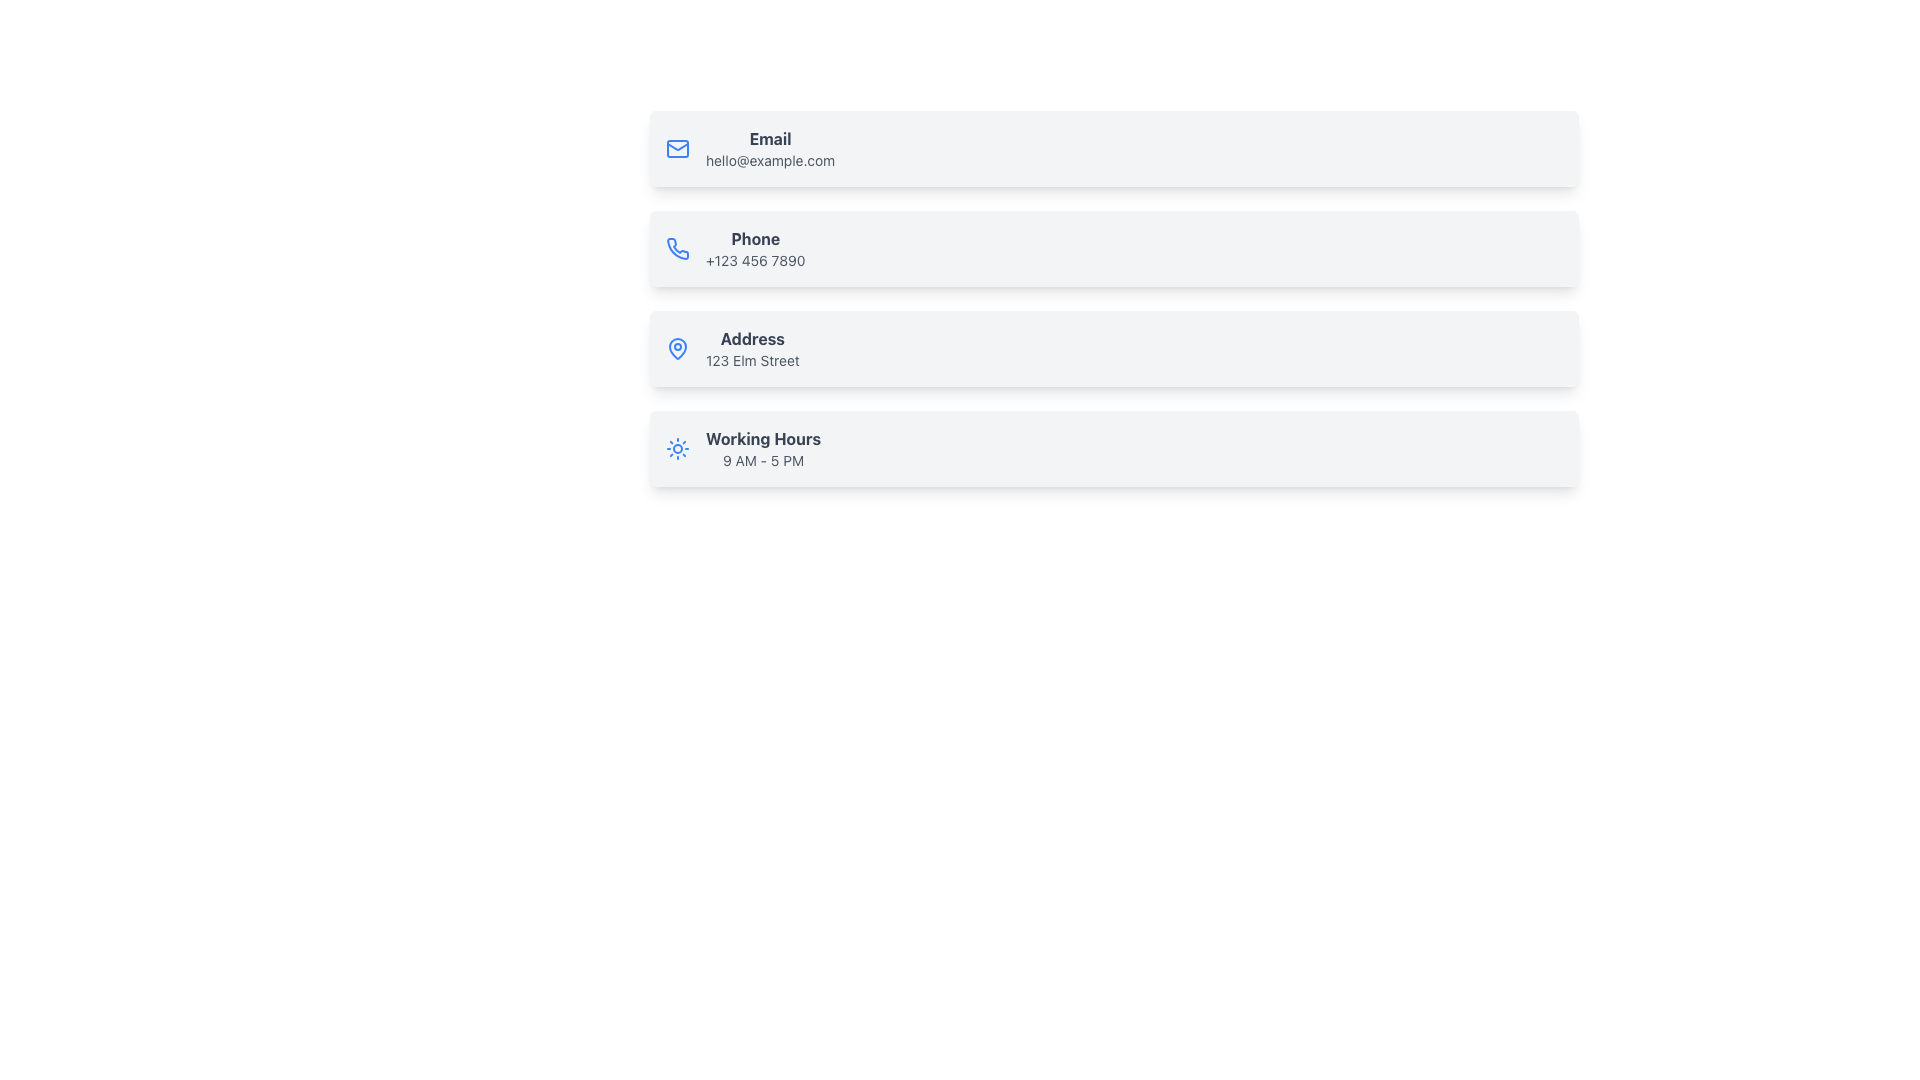  What do you see at coordinates (762, 461) in the screenshot?
I see `the text label displaying '9 AM - 5 PM', which is positioned below the 'Working Hours' title and to the right of a sun icon` at bounding box center [762, 461].